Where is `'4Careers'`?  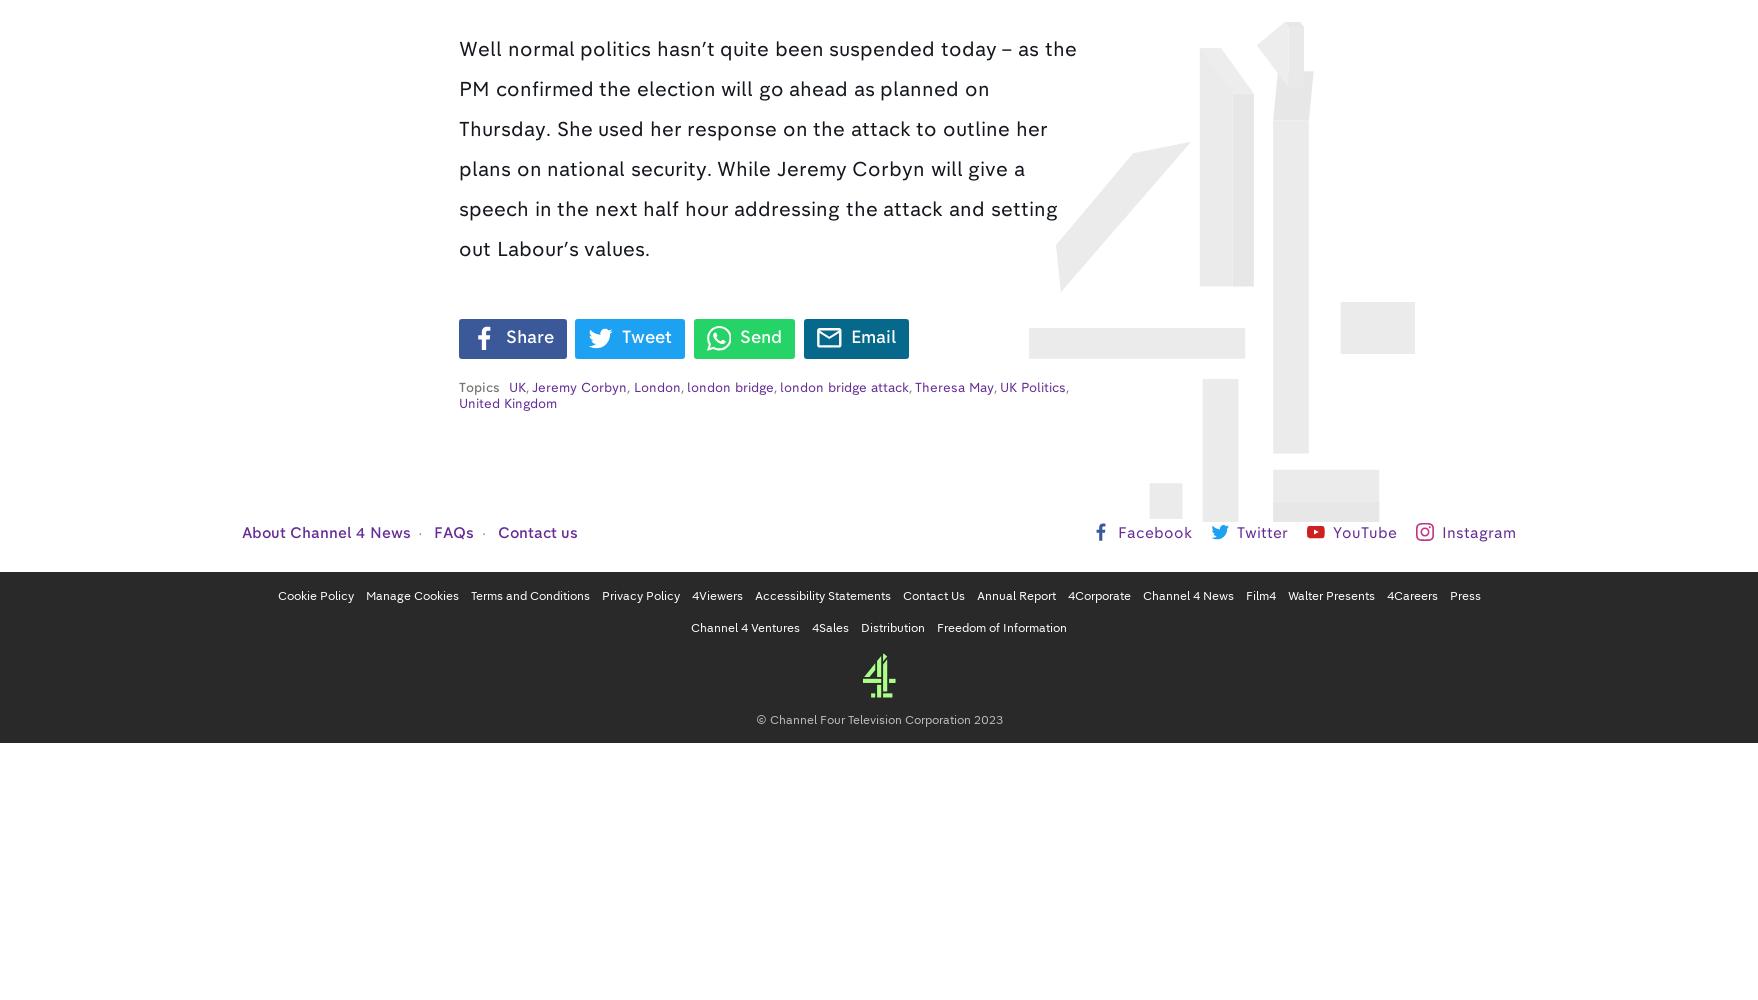
'4Careers' is located at coordinates (1410, 594).